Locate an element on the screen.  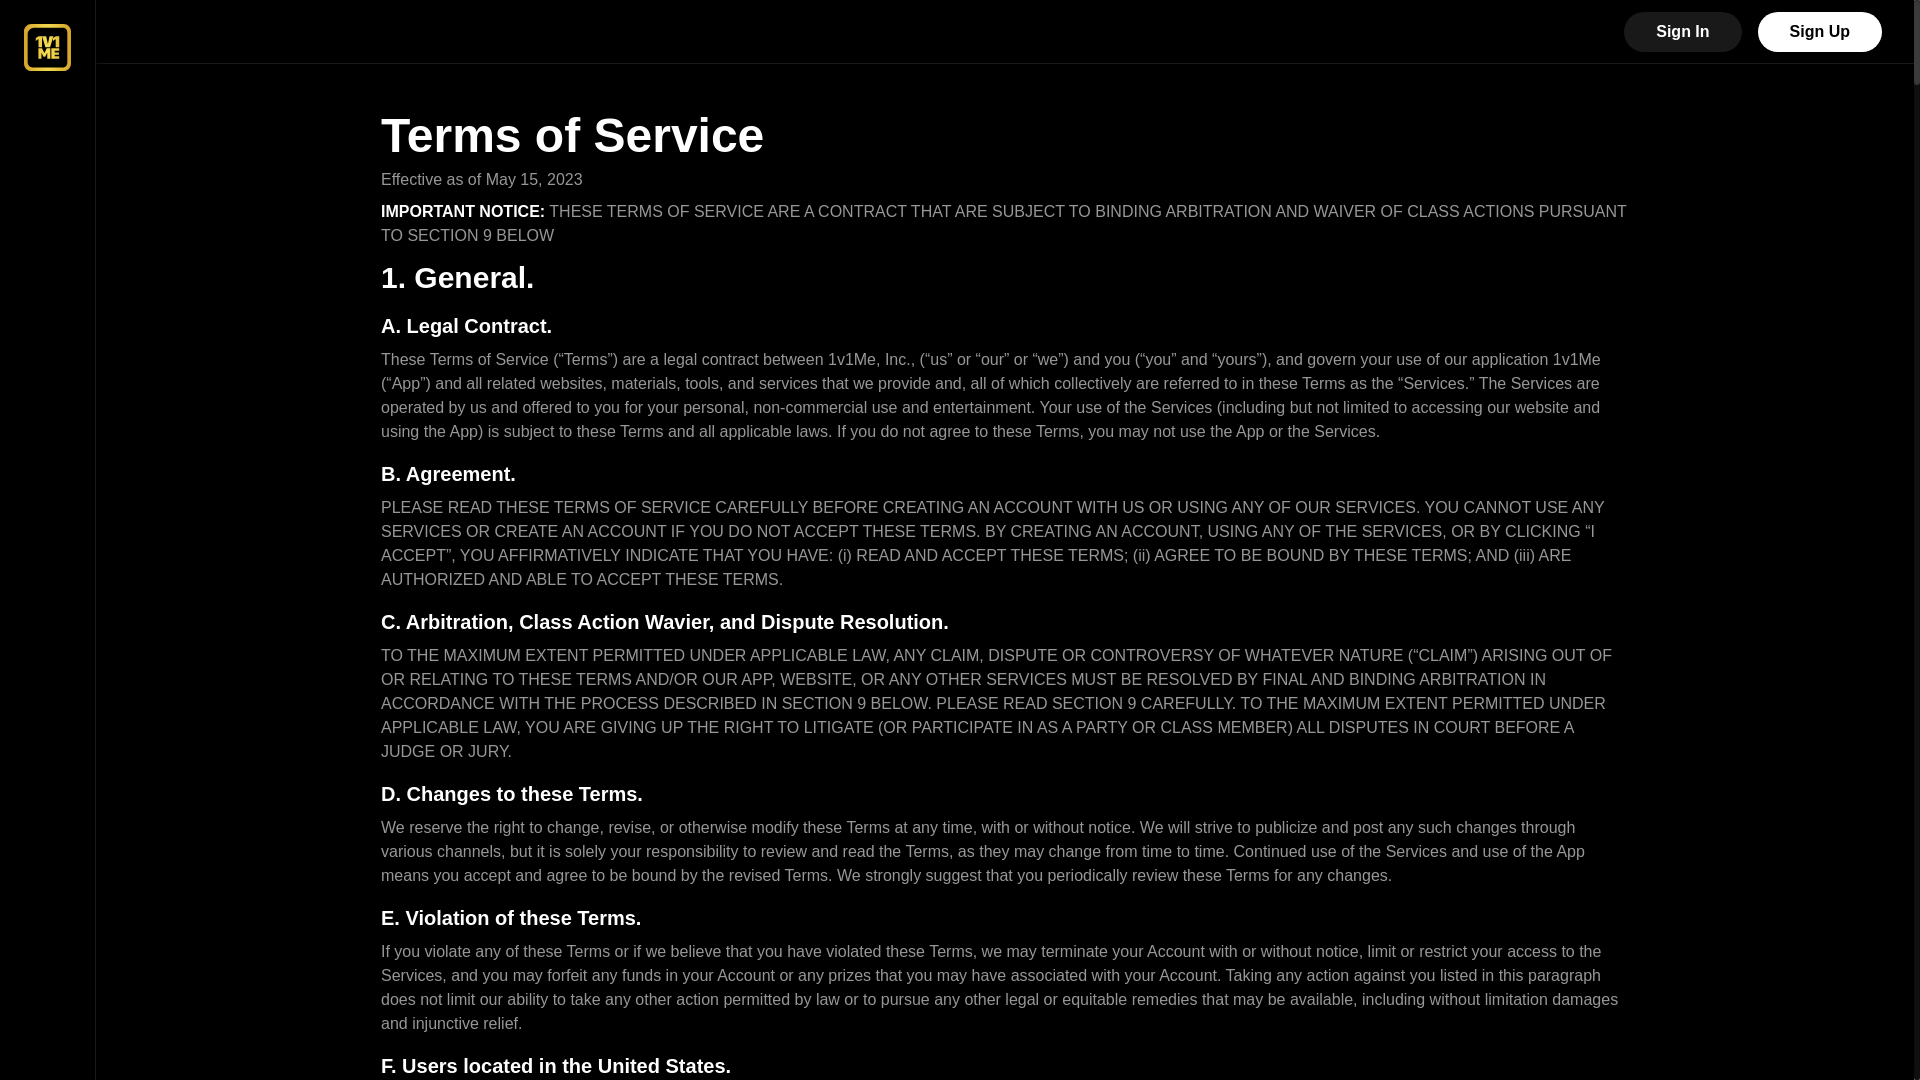
'Sign In' is located at coordinates (1681, 31).